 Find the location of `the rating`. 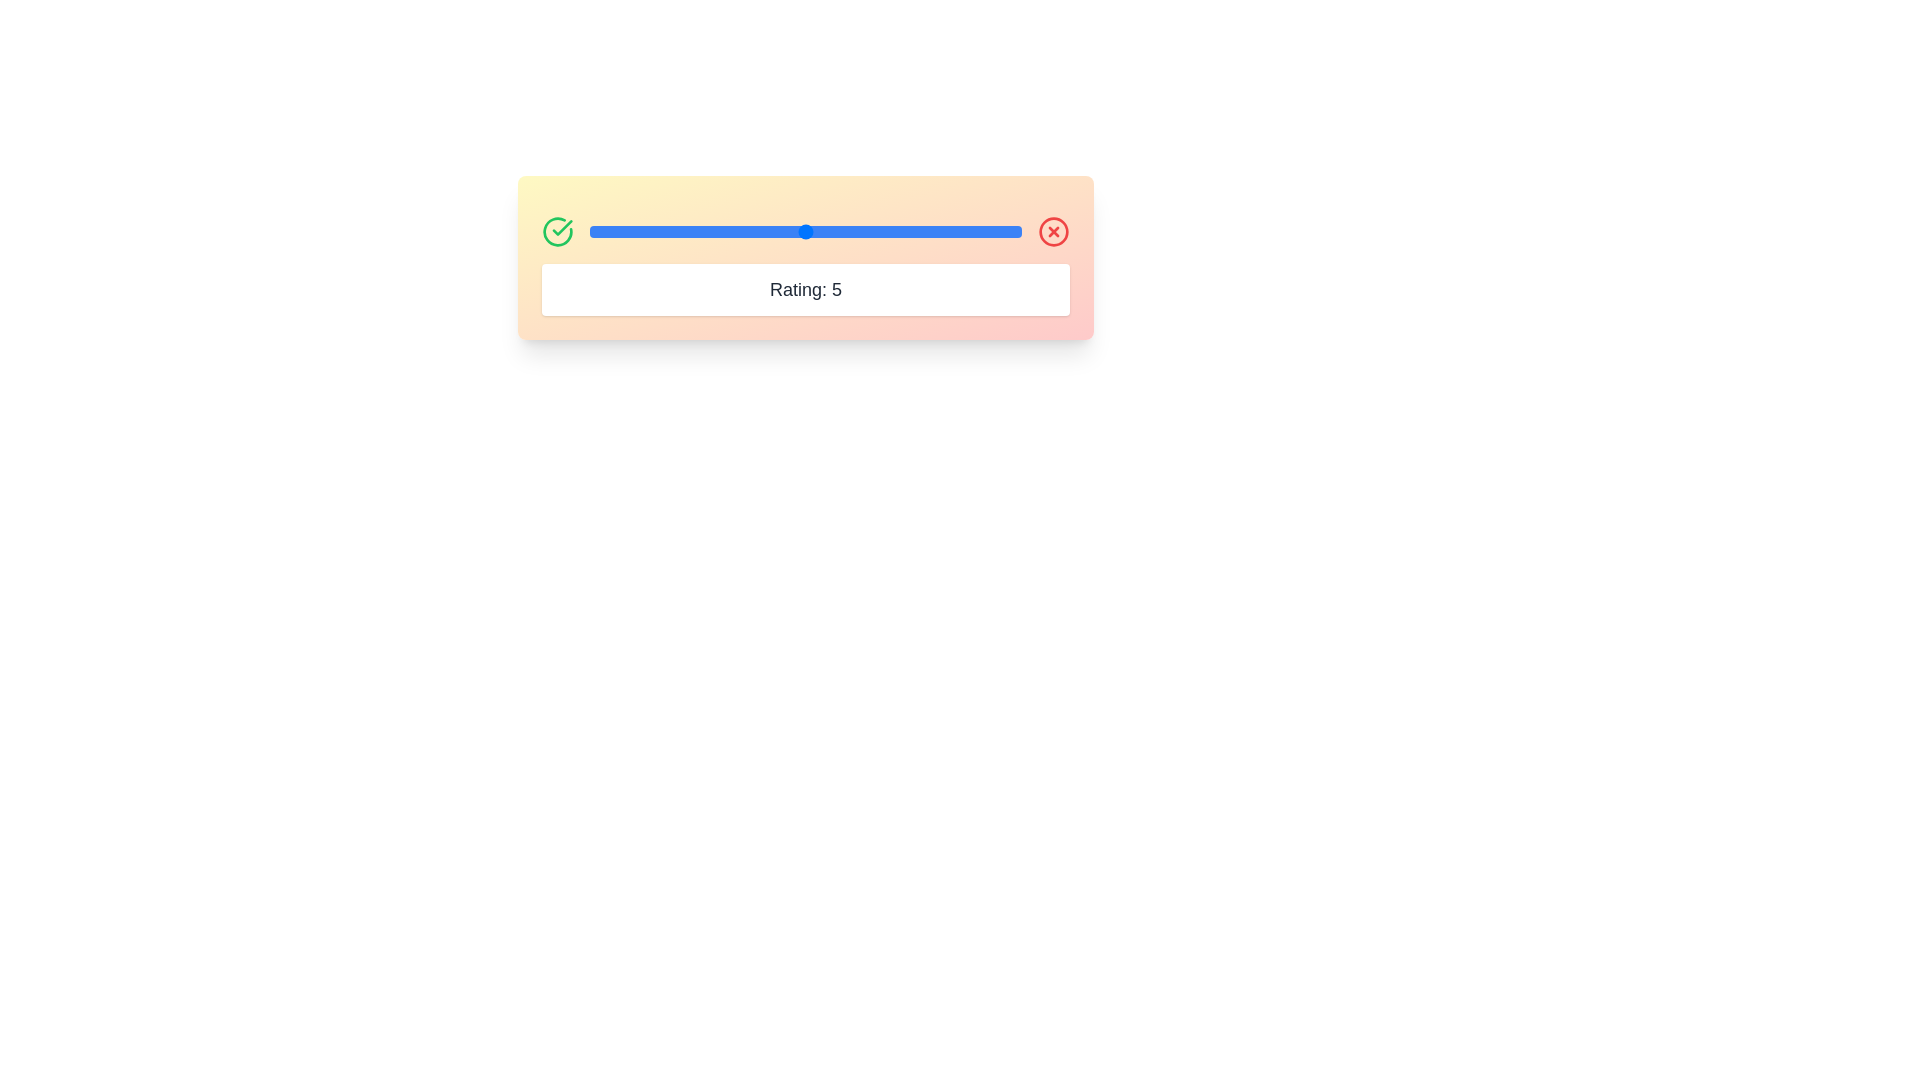

the rating is located at coordinates (676, 230).